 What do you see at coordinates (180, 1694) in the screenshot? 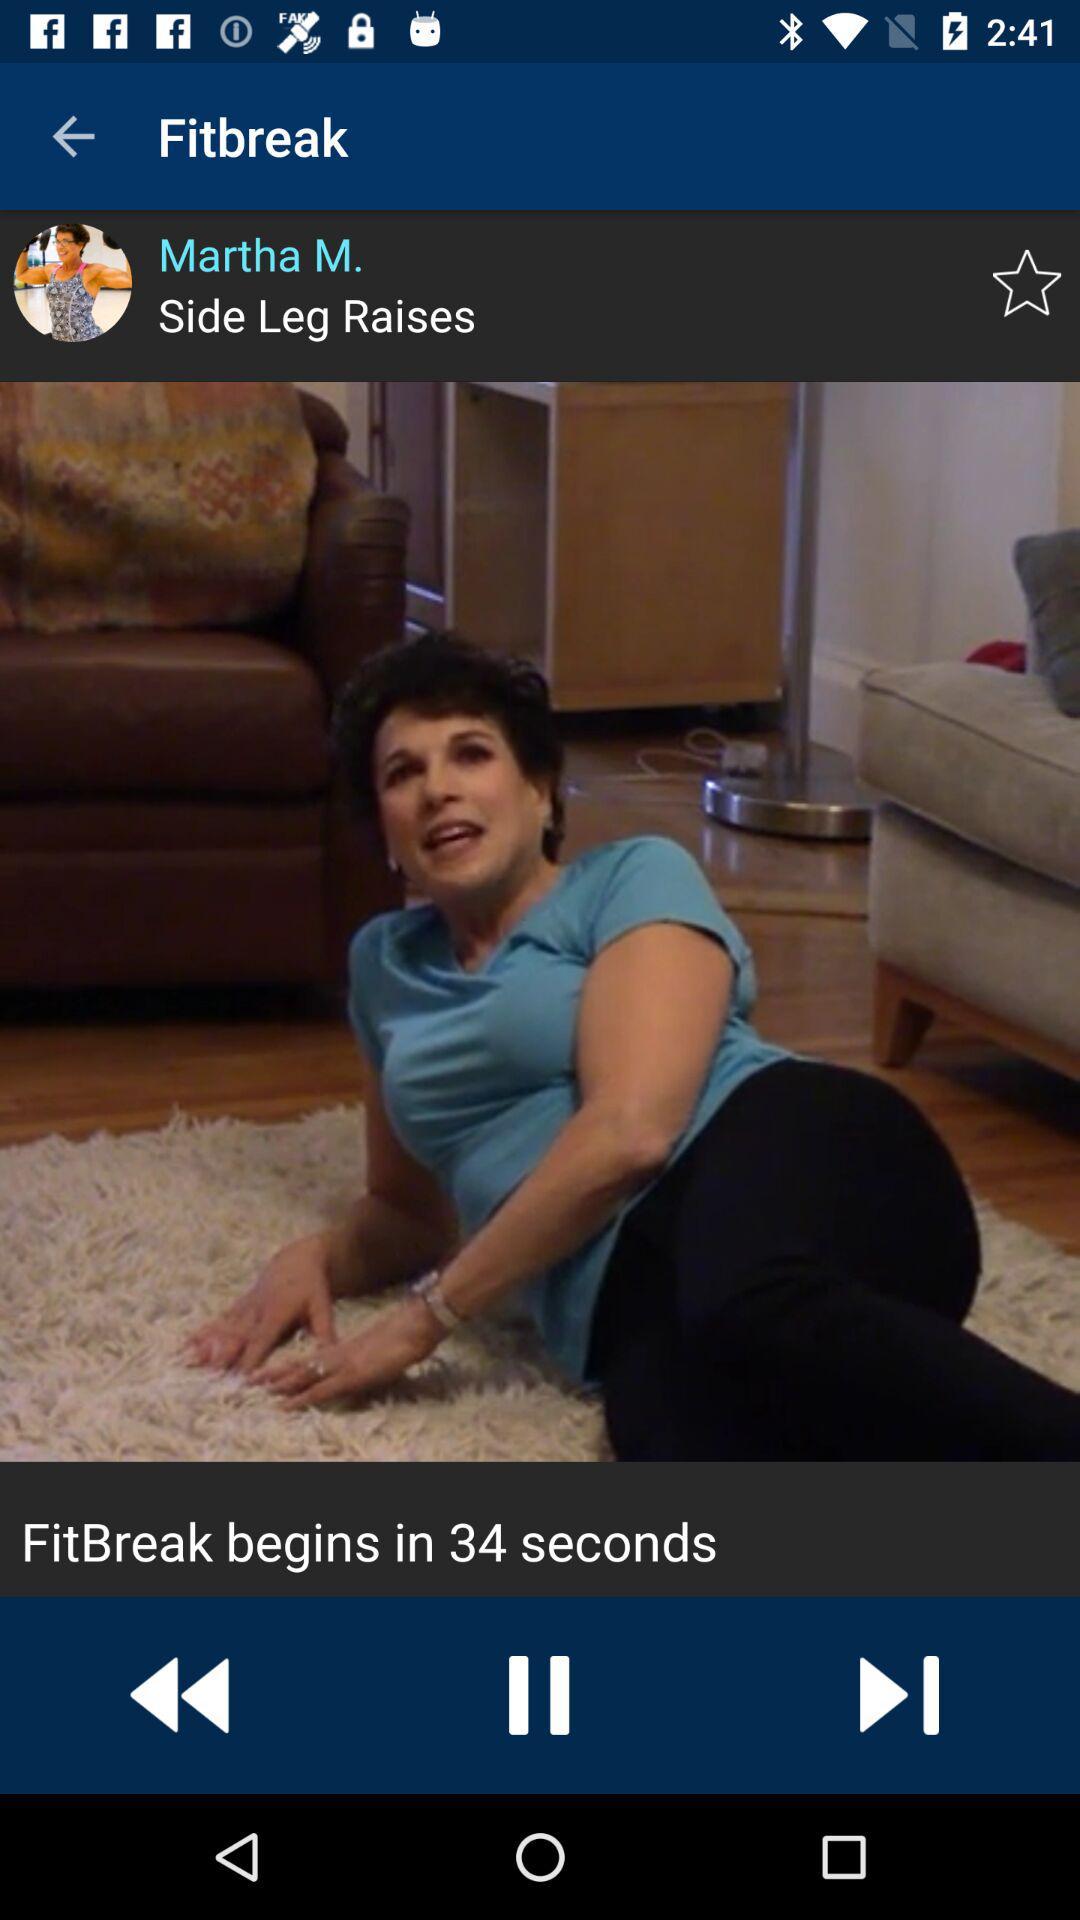
I see `rewind video` at bounding box center [180, 1694].